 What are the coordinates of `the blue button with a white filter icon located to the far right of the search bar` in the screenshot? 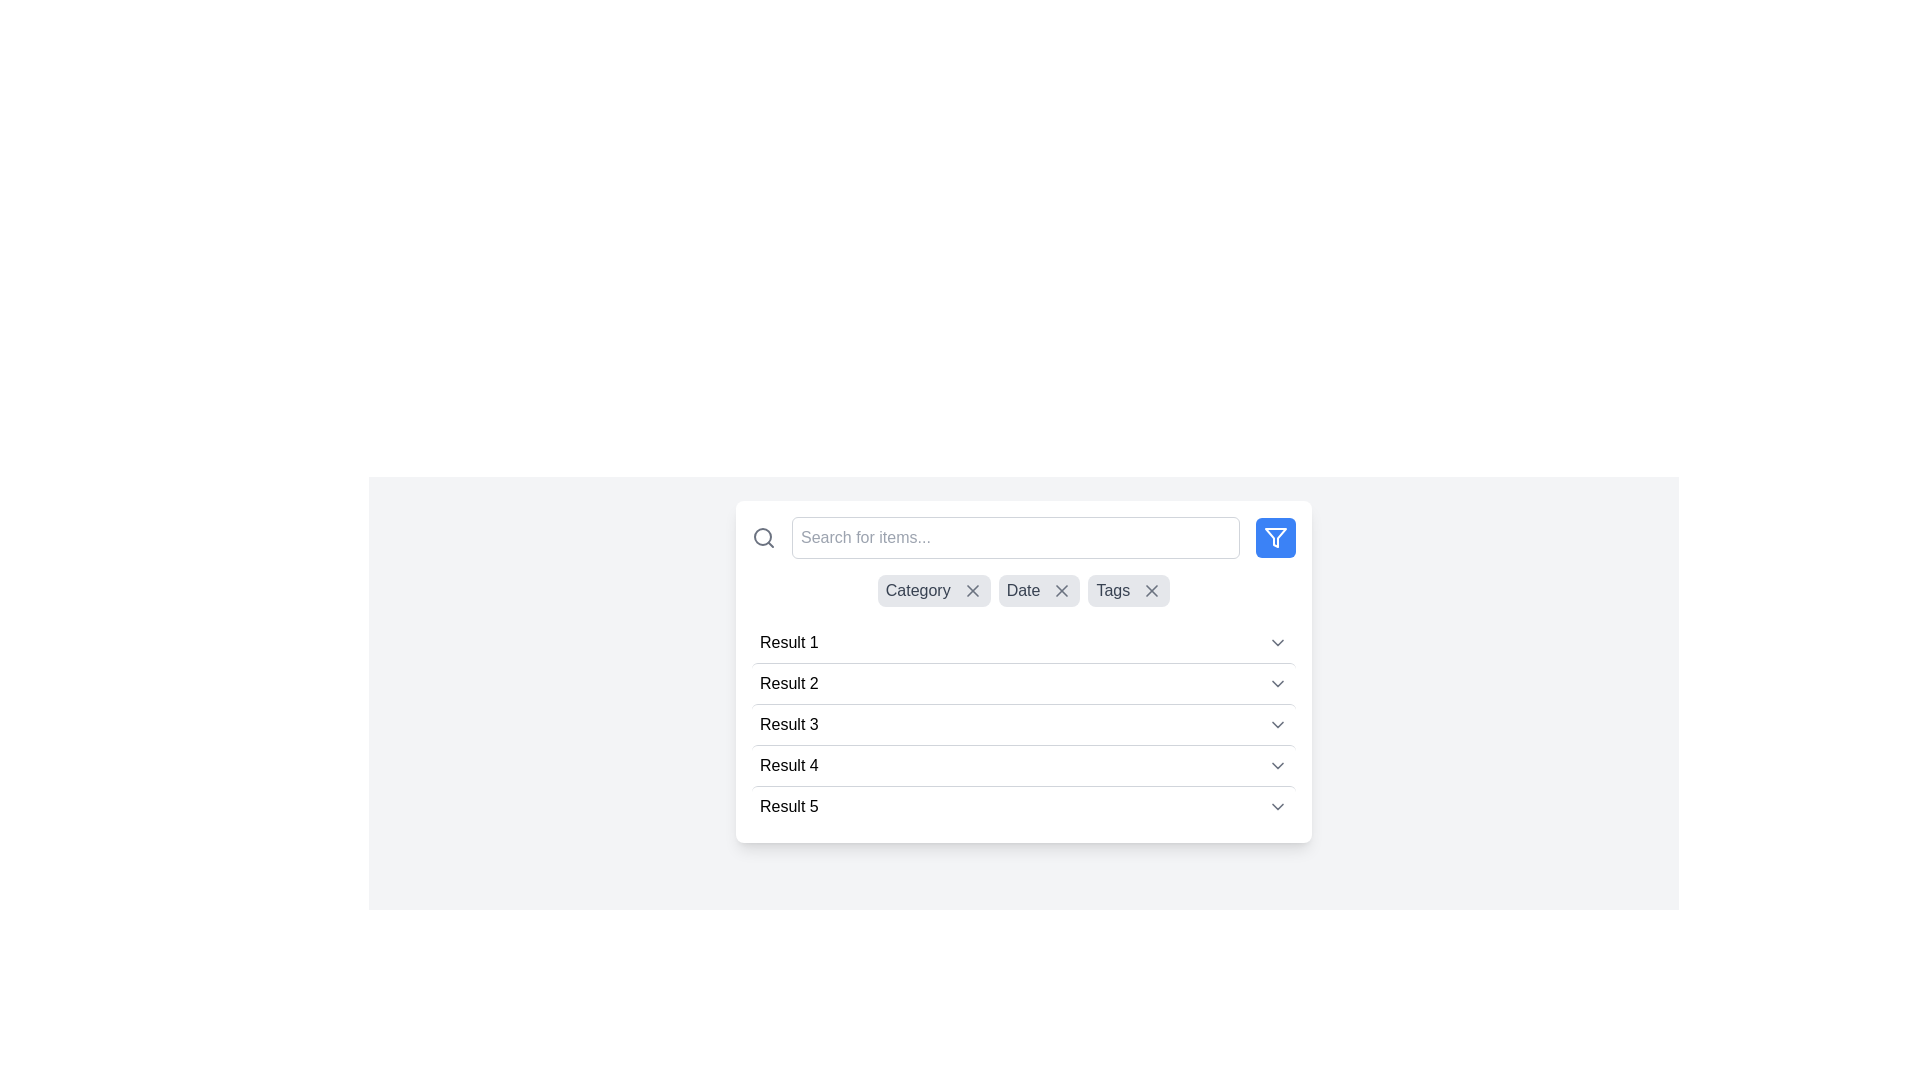 It's located at (1275, 536).